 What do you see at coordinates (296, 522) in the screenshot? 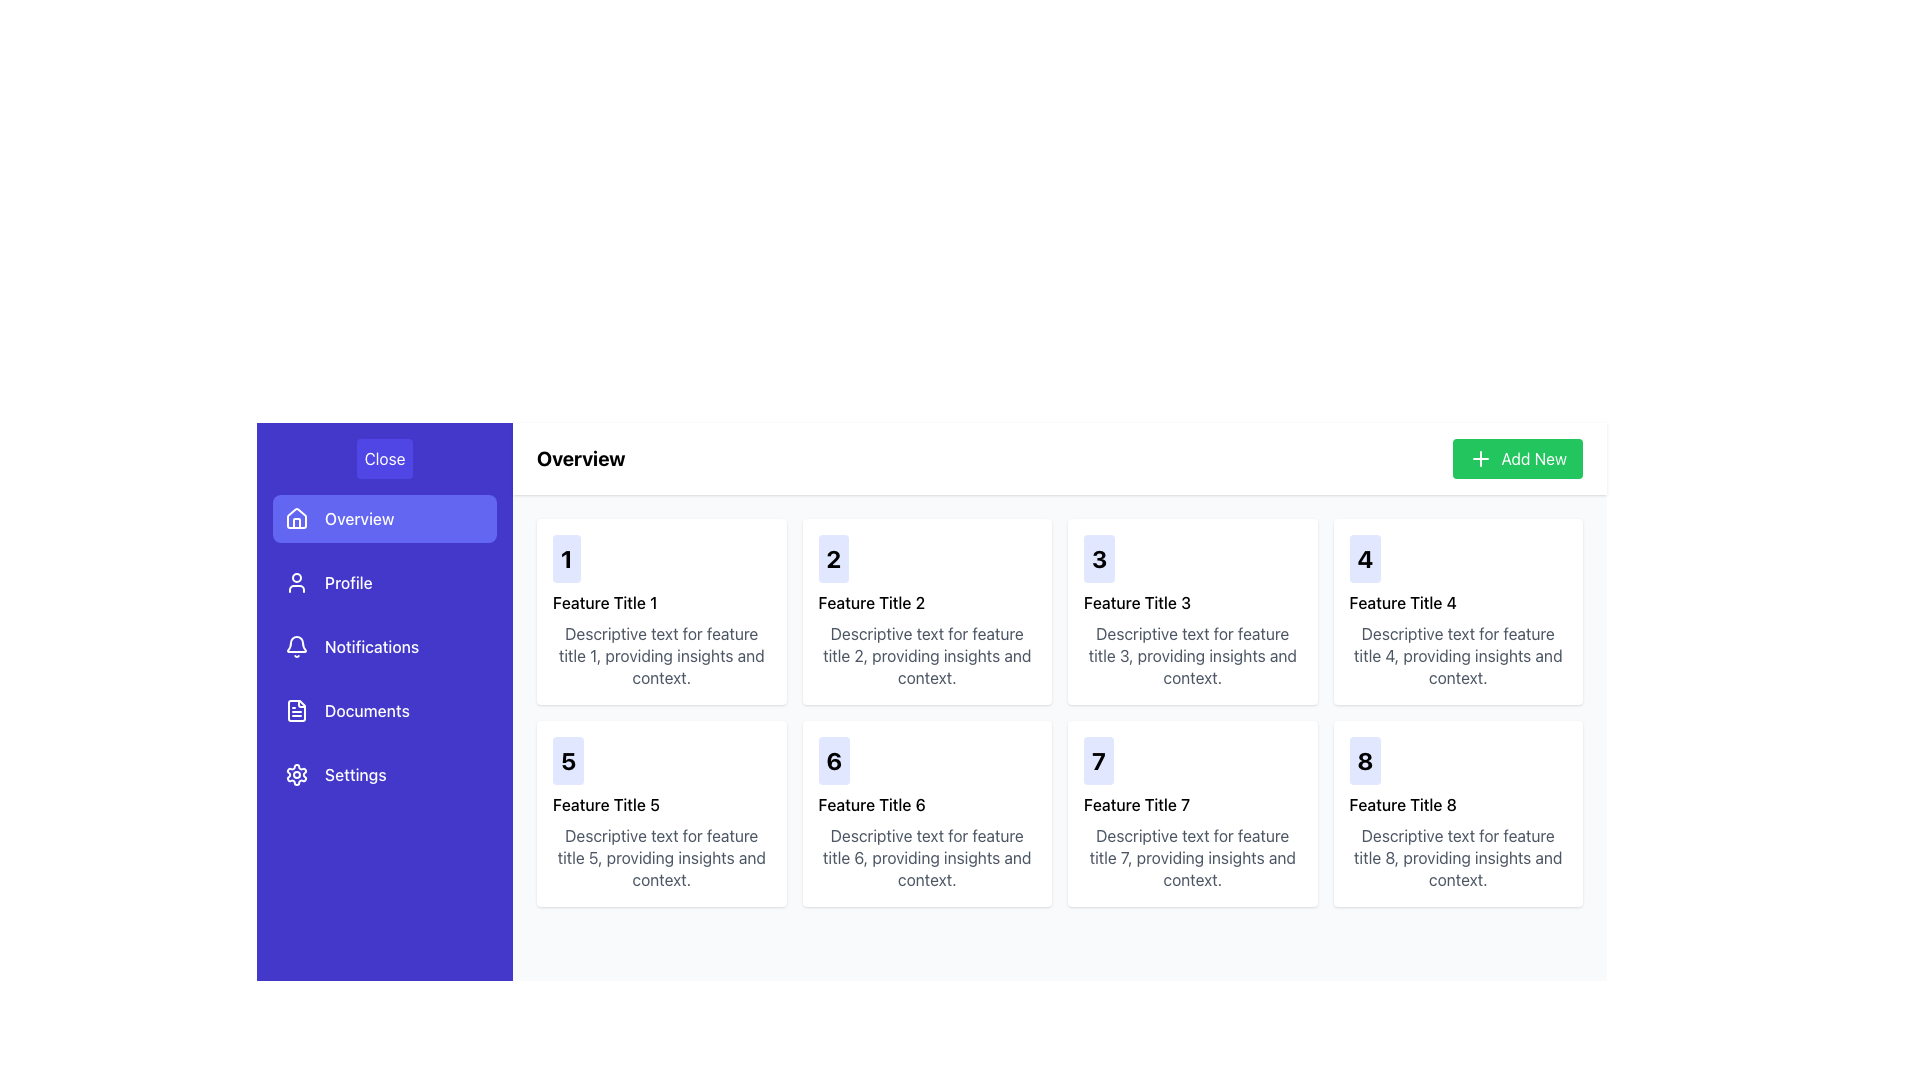
I see `the decorative graphic detail of the house icon in the left navigation bar, which visually resembles a door and is located next to the 'Overview' text` at bounding box center [296, 522].